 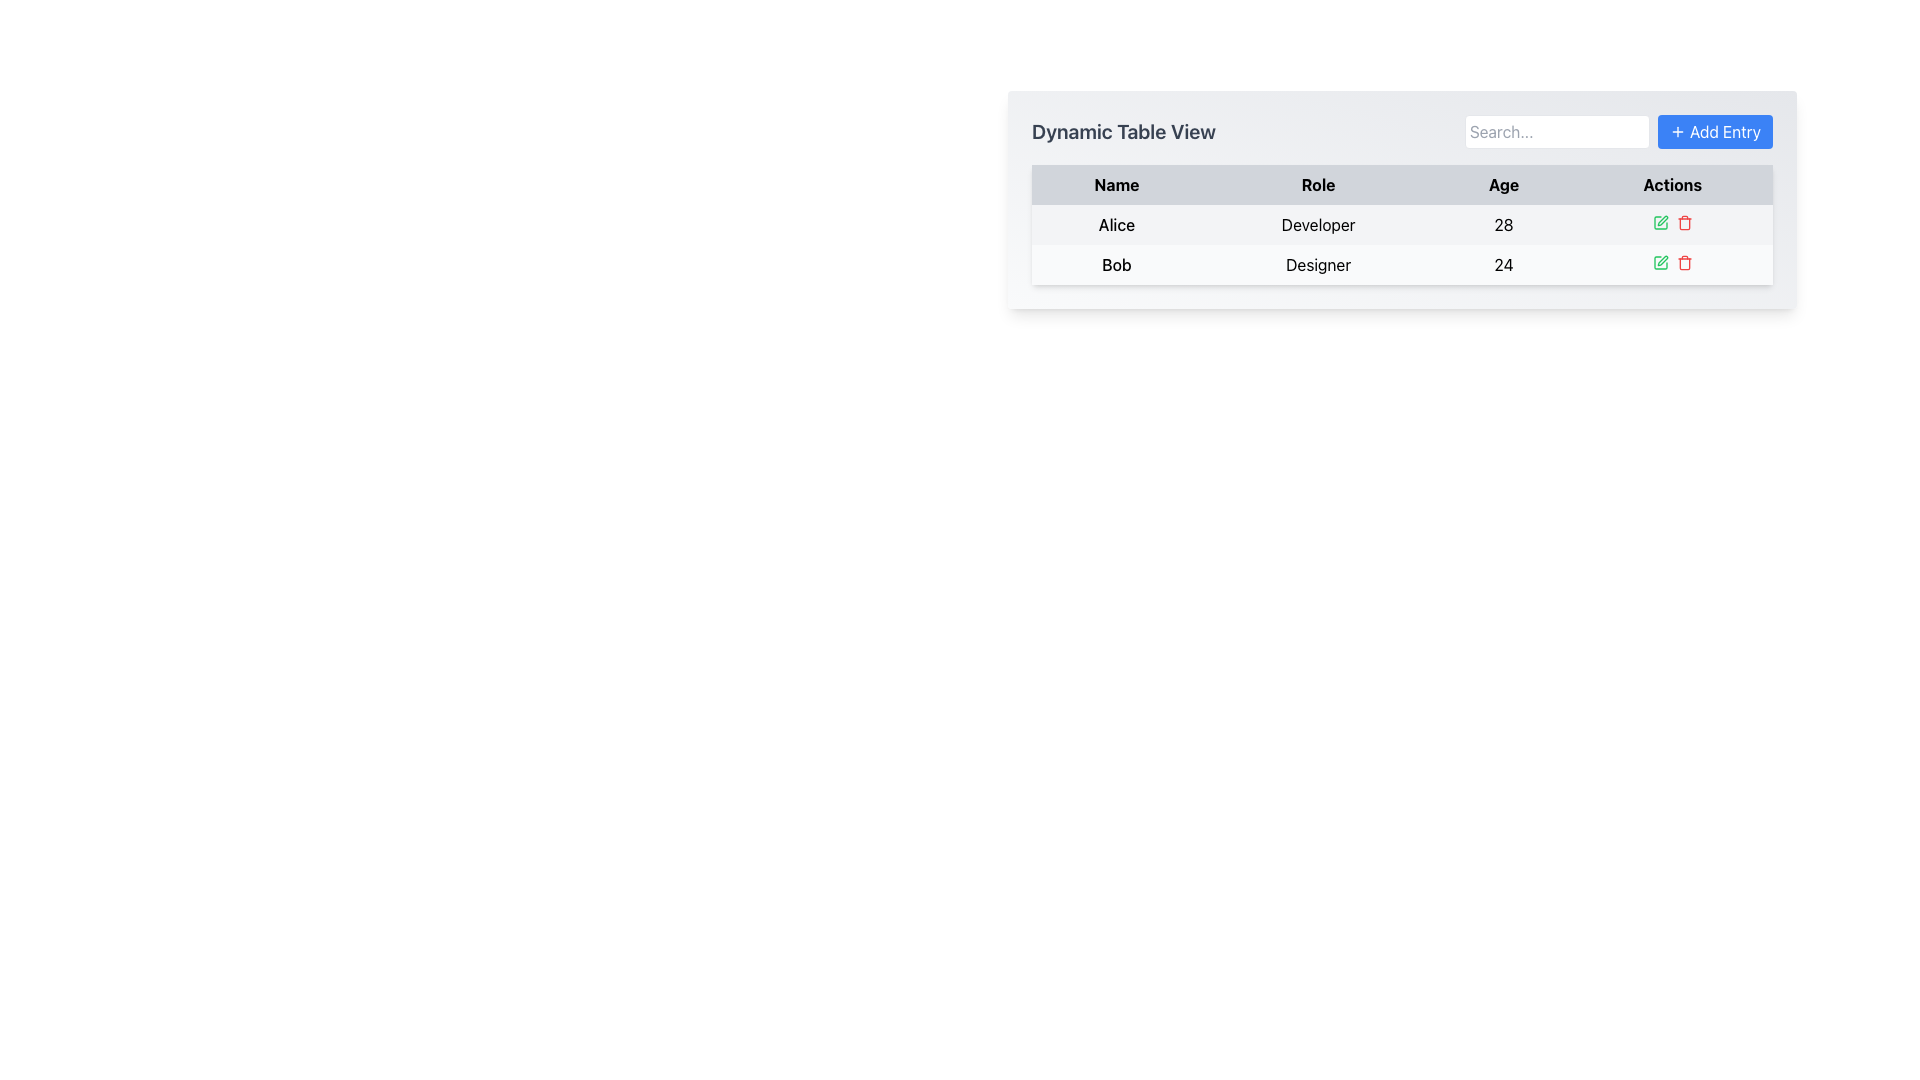 I want to click on the square green icon button with a pen symbol located in the action column of the second row of the table, so click(x=1660, y=223).